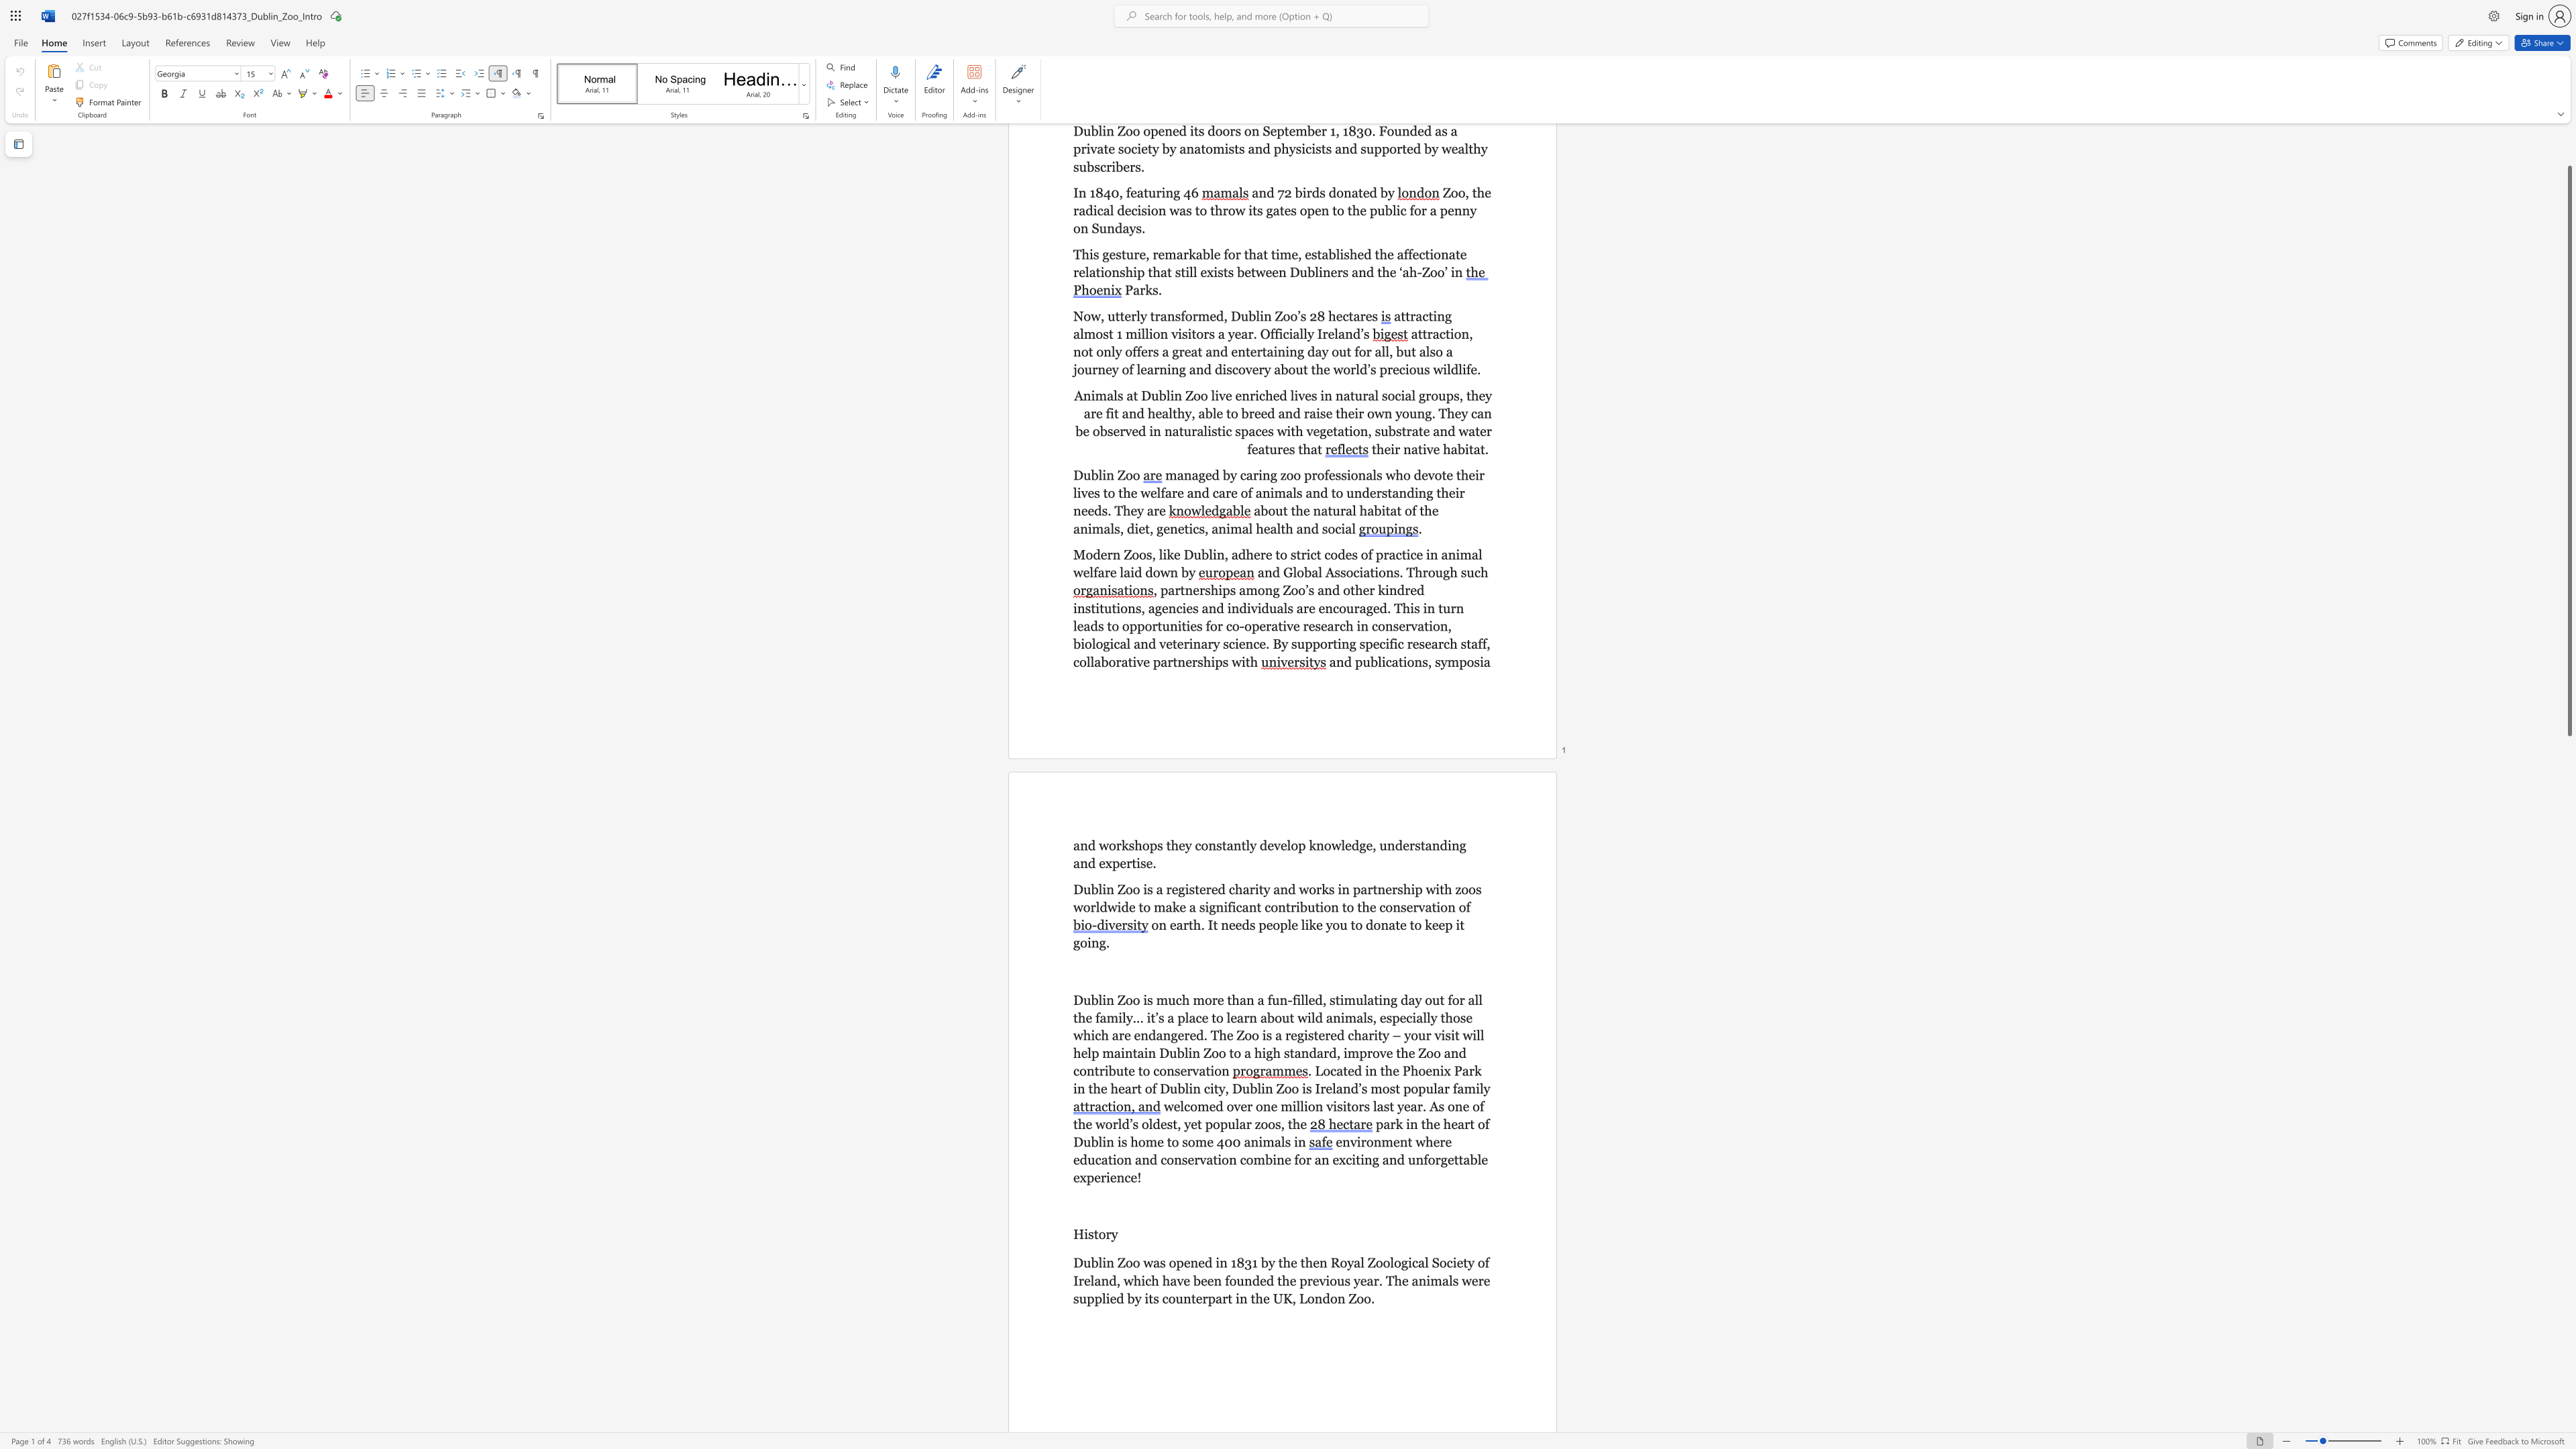  I want to click on the subset text "831 by the then Royal Zoological Society of Ireland, which ha" within the text "Dublin Zoo was opened in 1831 by the then Royal Zoological Society of Ireland, which have been founded the previous year. The animals were supplied by its counterpart in the UK, London Zoo.", so click(1236, 1263).